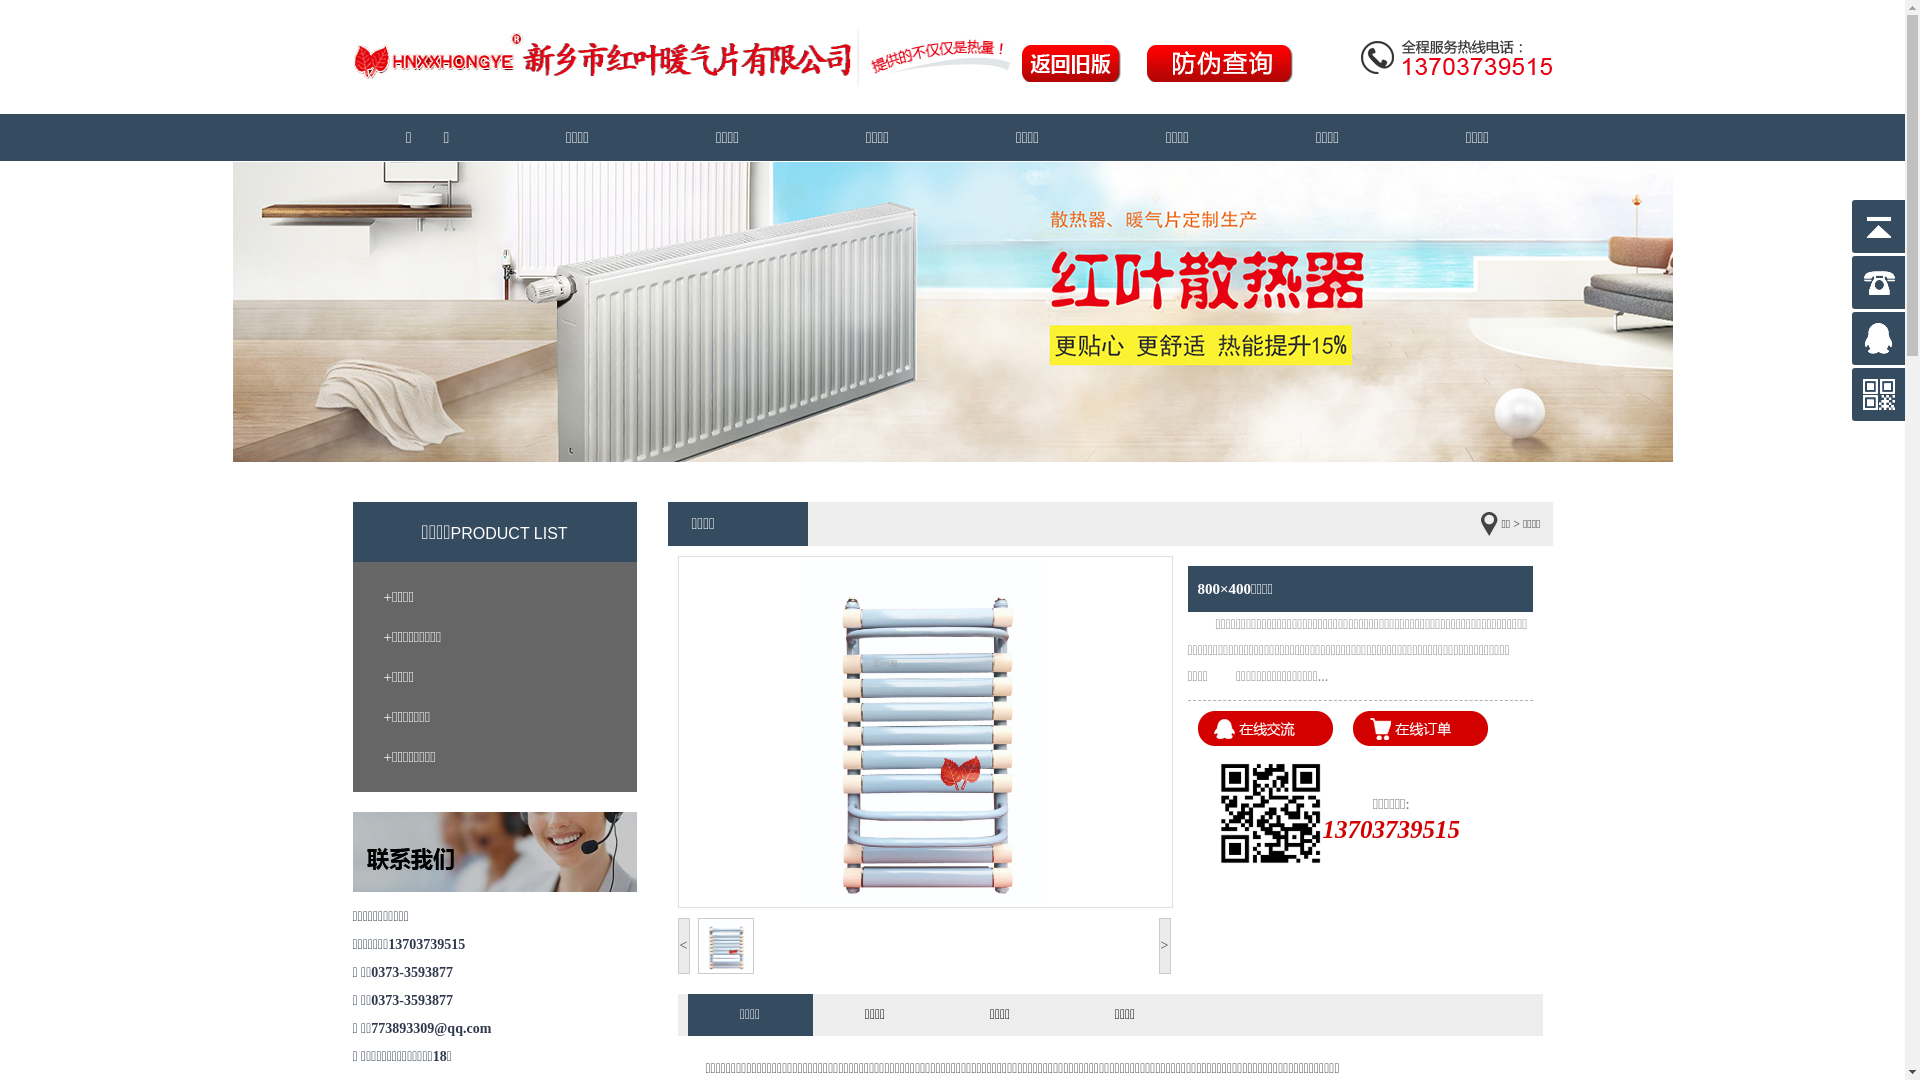  What do you see at coordinates (1165, 945) in the screenshot?
I see `'>'` at bounding box center [1165, 945].